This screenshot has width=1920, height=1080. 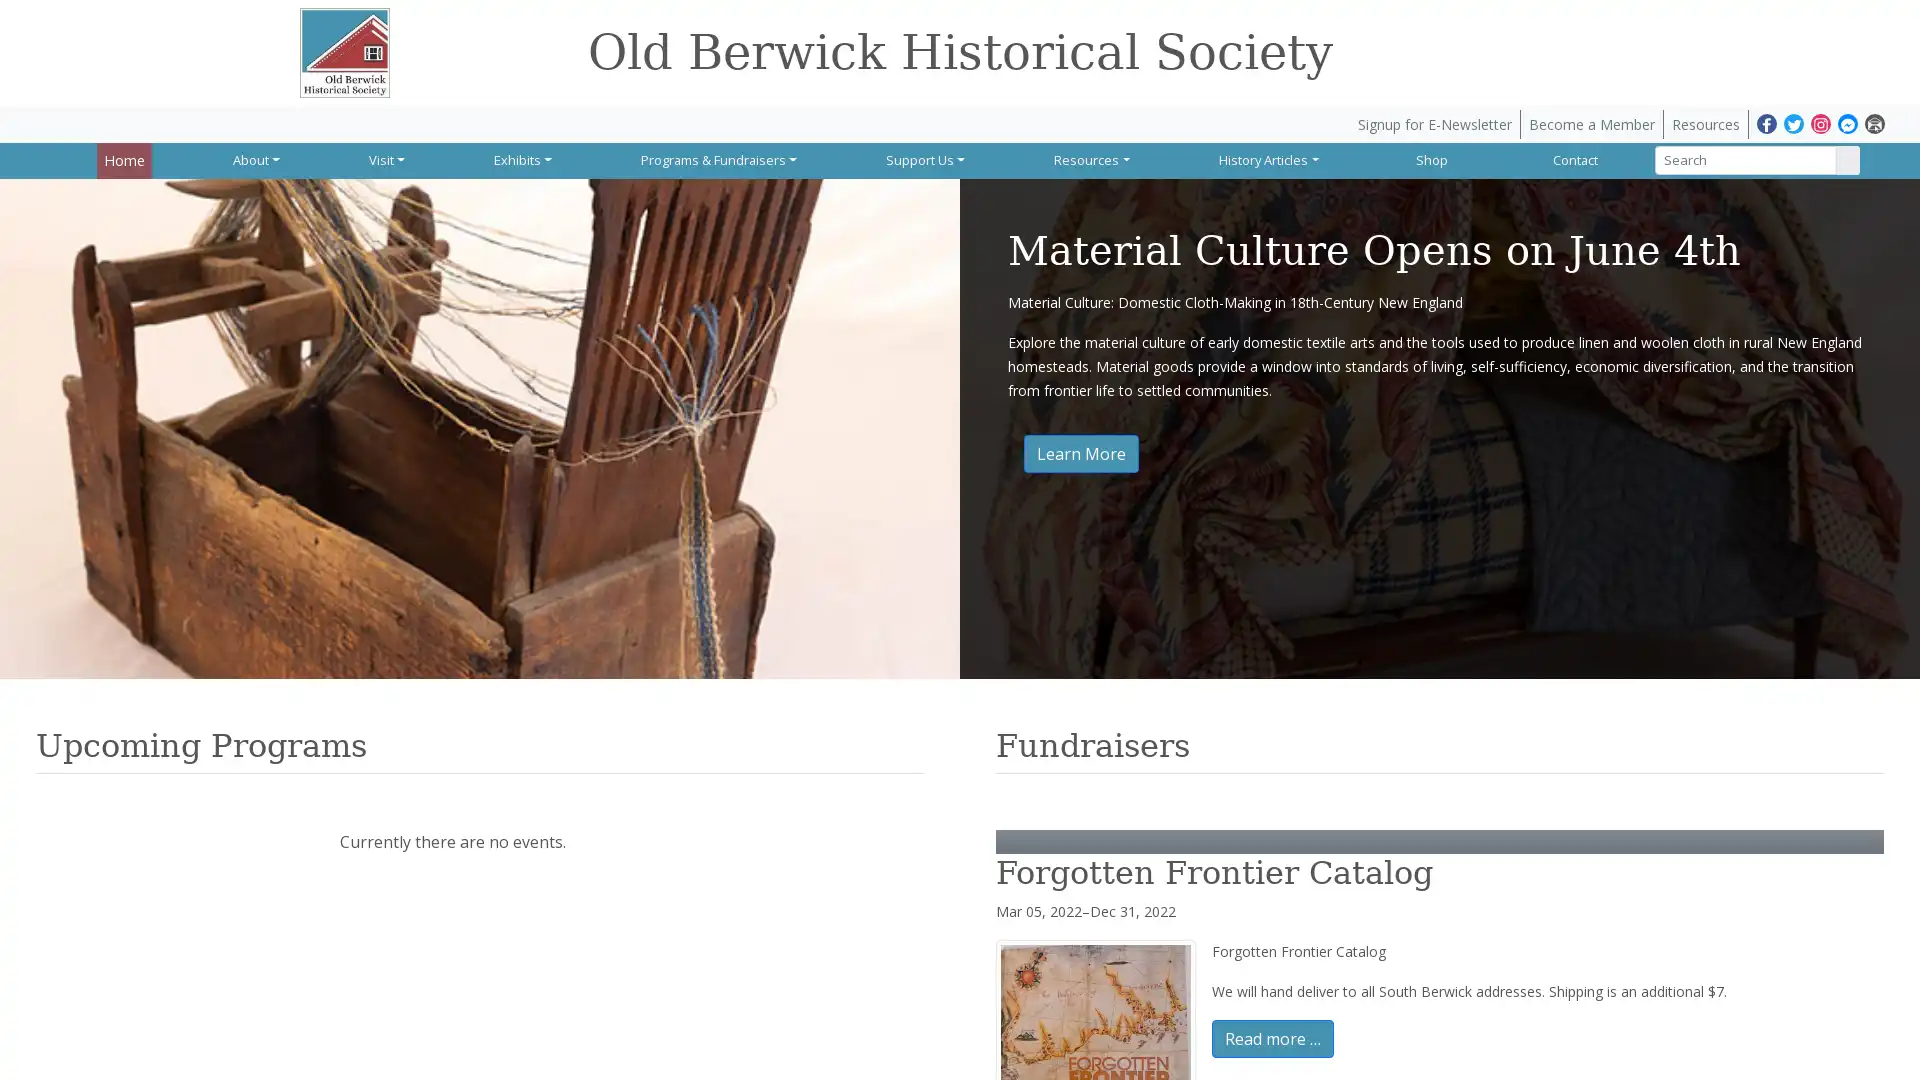 I want to click on Support Us, so click(x=920, y=158).